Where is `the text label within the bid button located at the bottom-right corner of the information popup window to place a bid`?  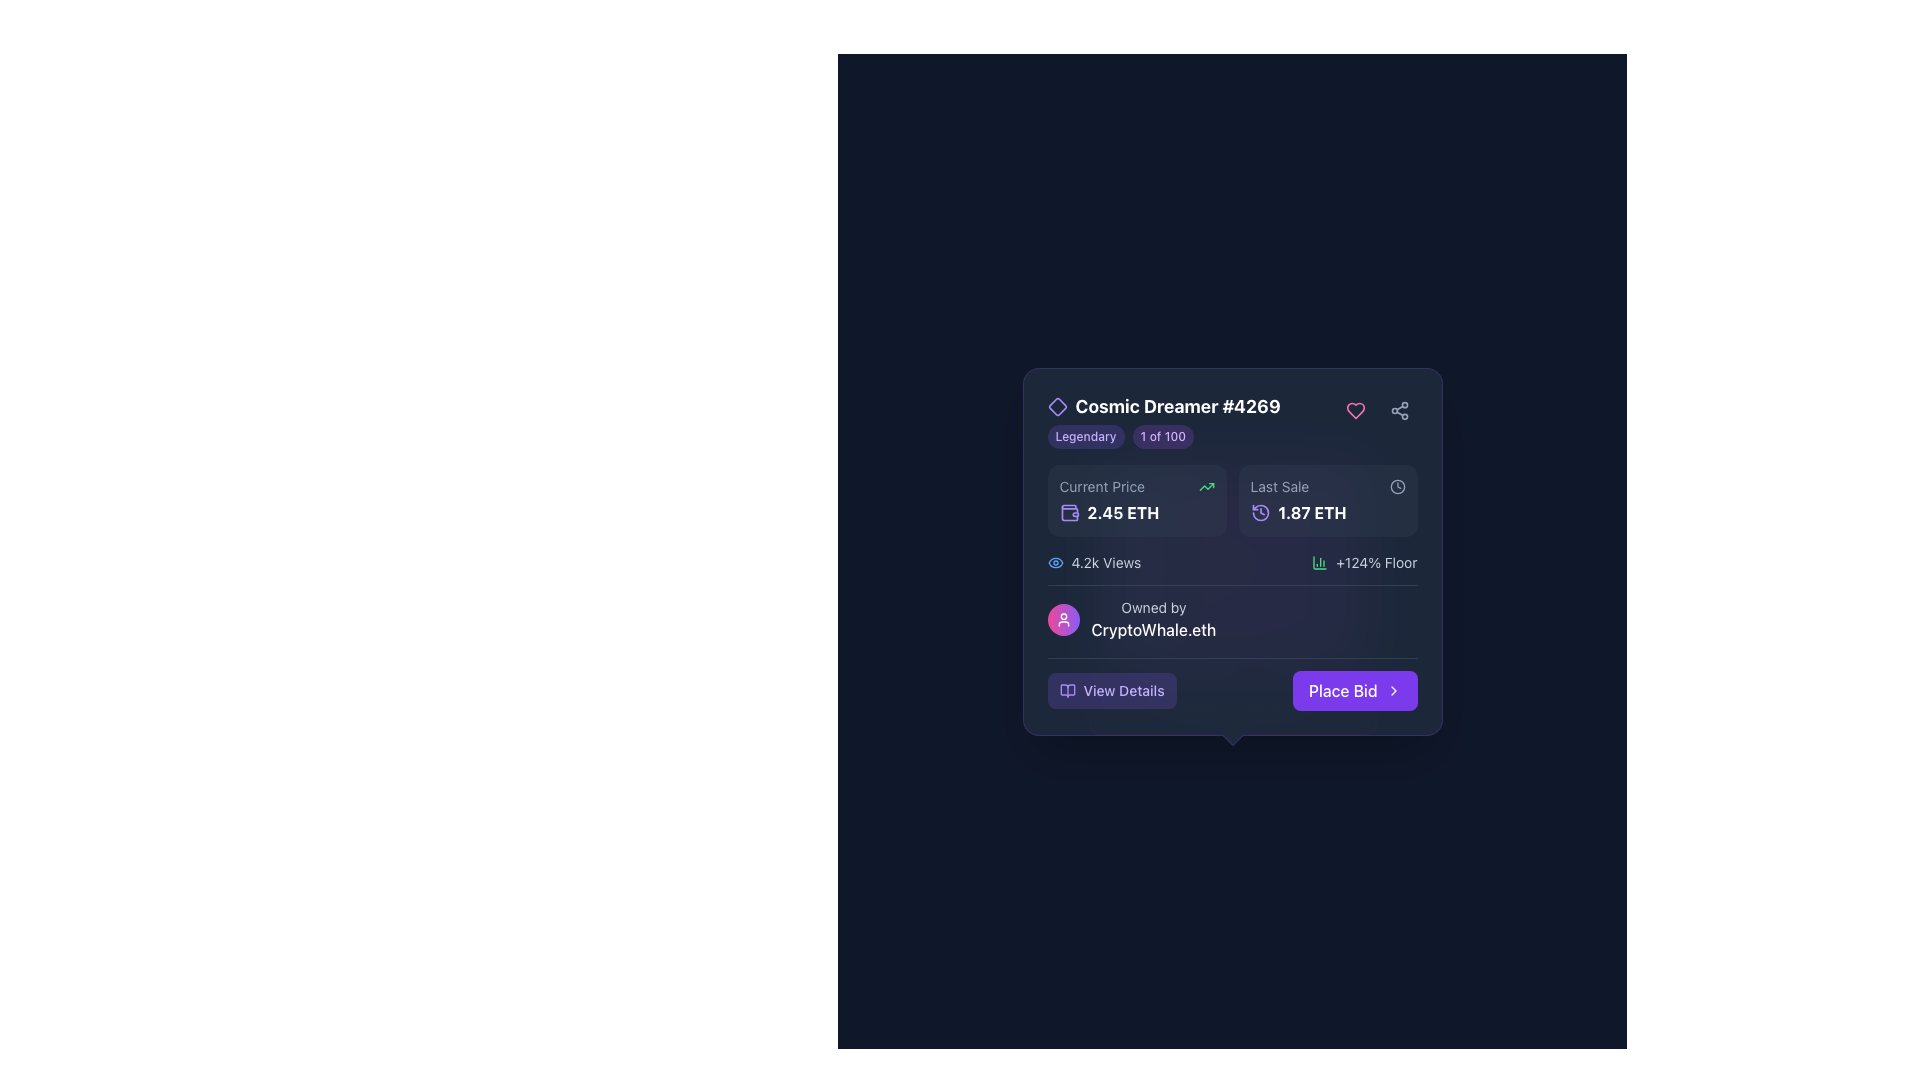
the text label within the bid button located at the bottom-right corner of the information popup window to place a bid is located at coordinates (1343, 689).